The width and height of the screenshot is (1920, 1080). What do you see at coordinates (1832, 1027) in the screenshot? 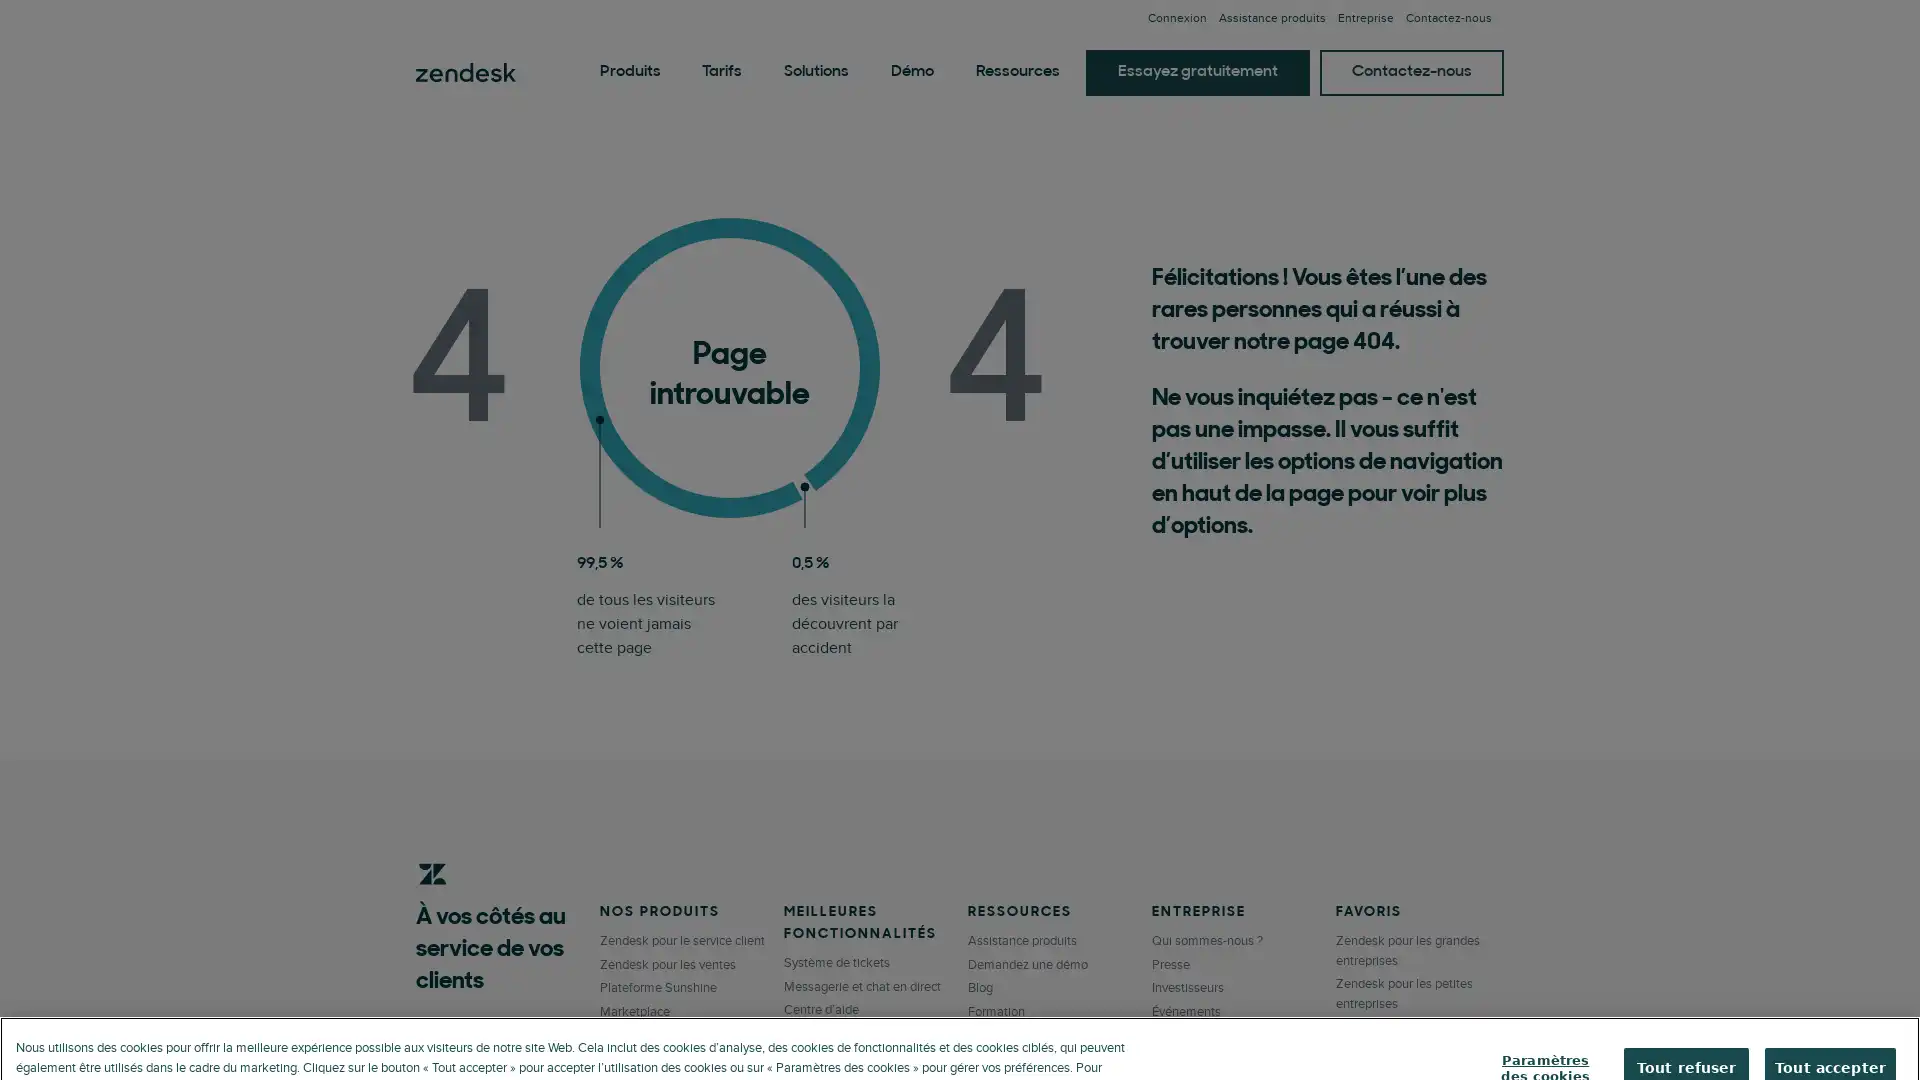
I see `Tout accepter` at bounding box center [1832, 1027].